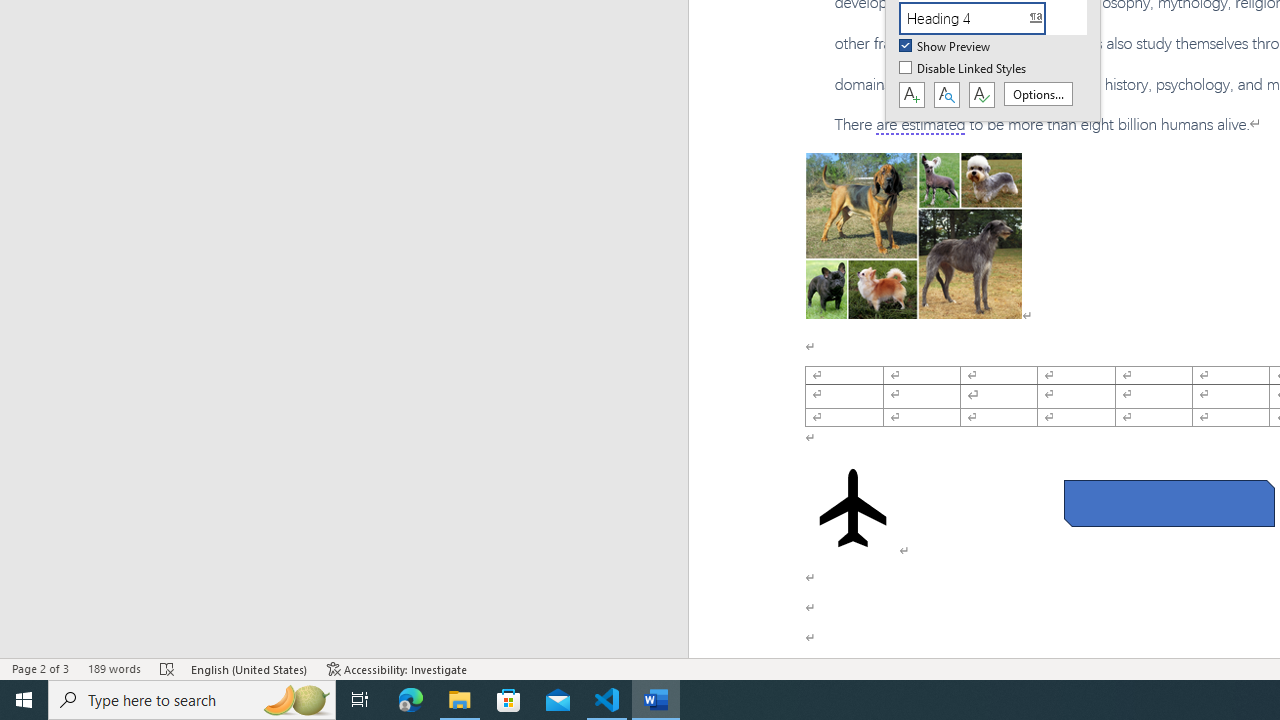  What do you see at coordinates (410, 698) in the screenshot?
I see `'Microsoft Edge'` at bounding box center [410, 698].